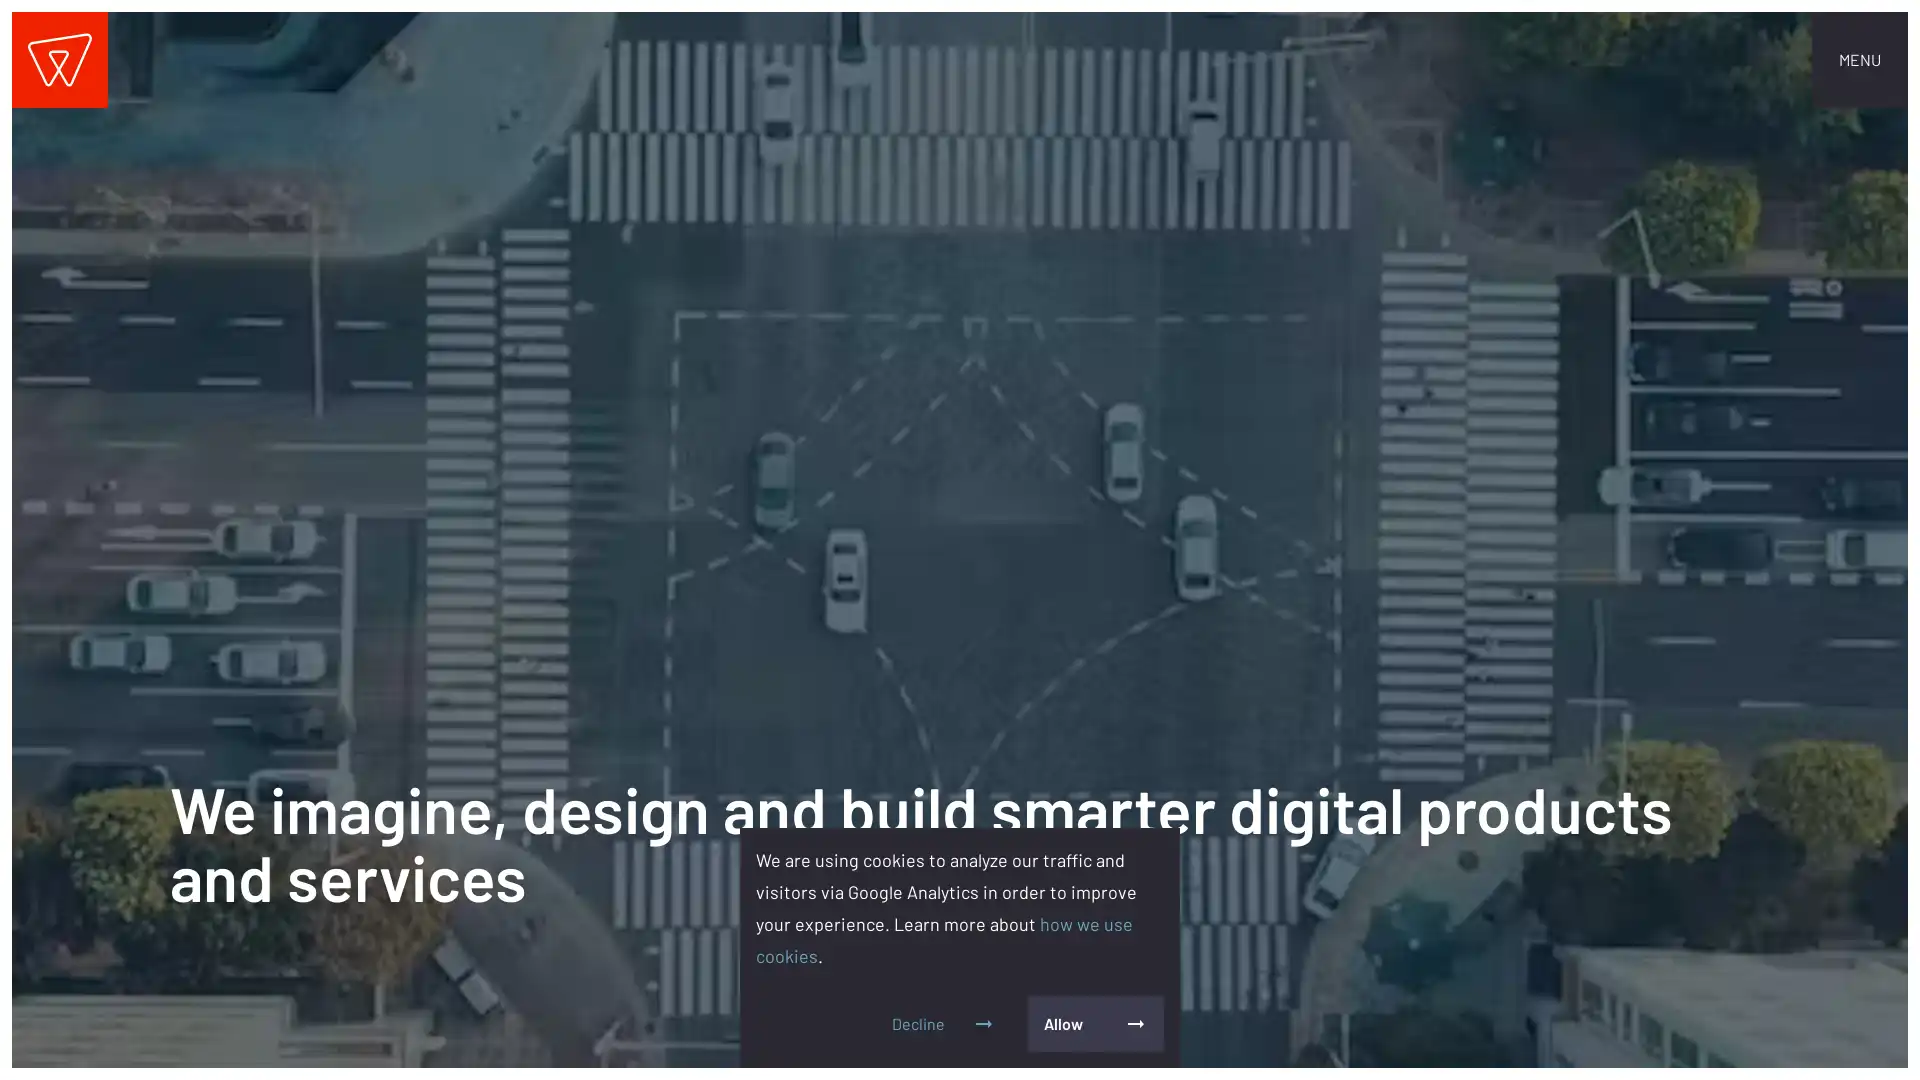  What do you see at coordinates (1094, 1023) in the screenshot?
I see `Allow` at bounding box center [1094, 1023].